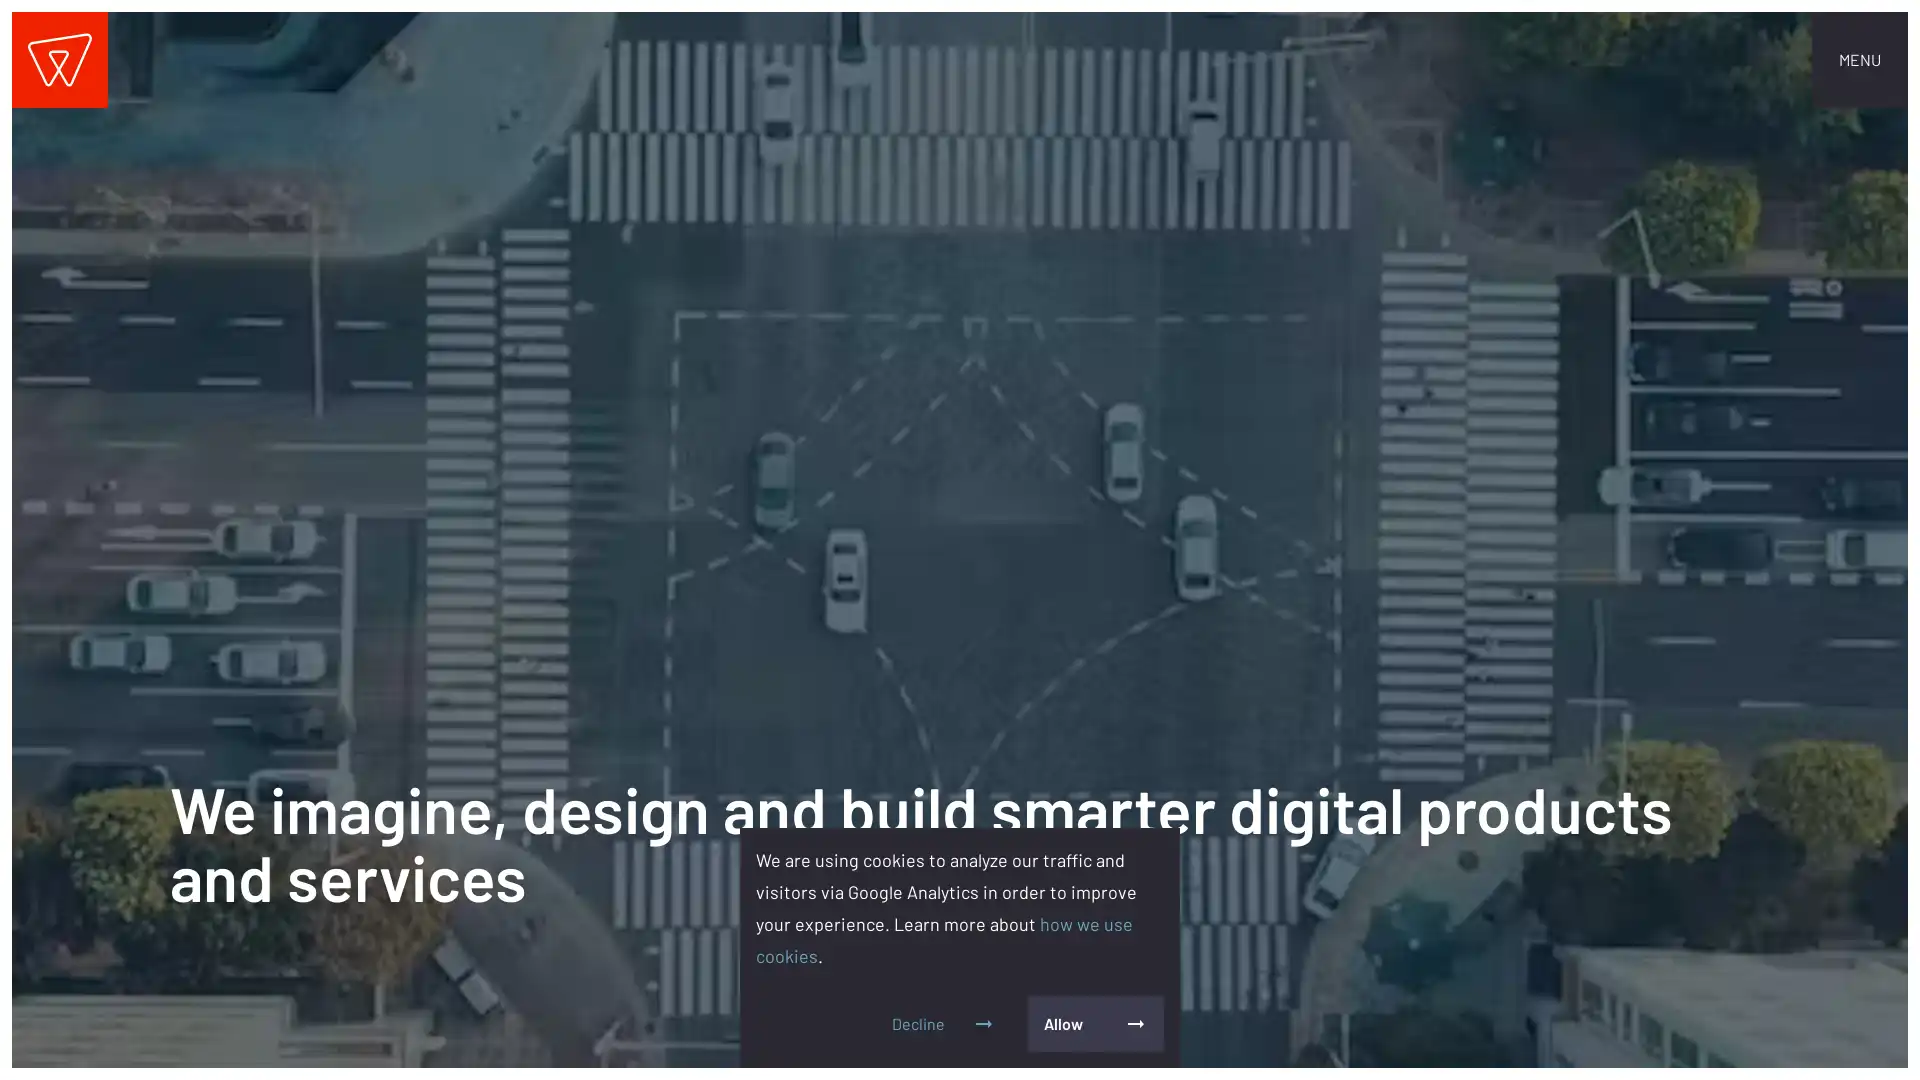  What do you see at coordinates (1094, 1023) in the screenshot?
I see `Allow` at bounding box center [1094, 1023].